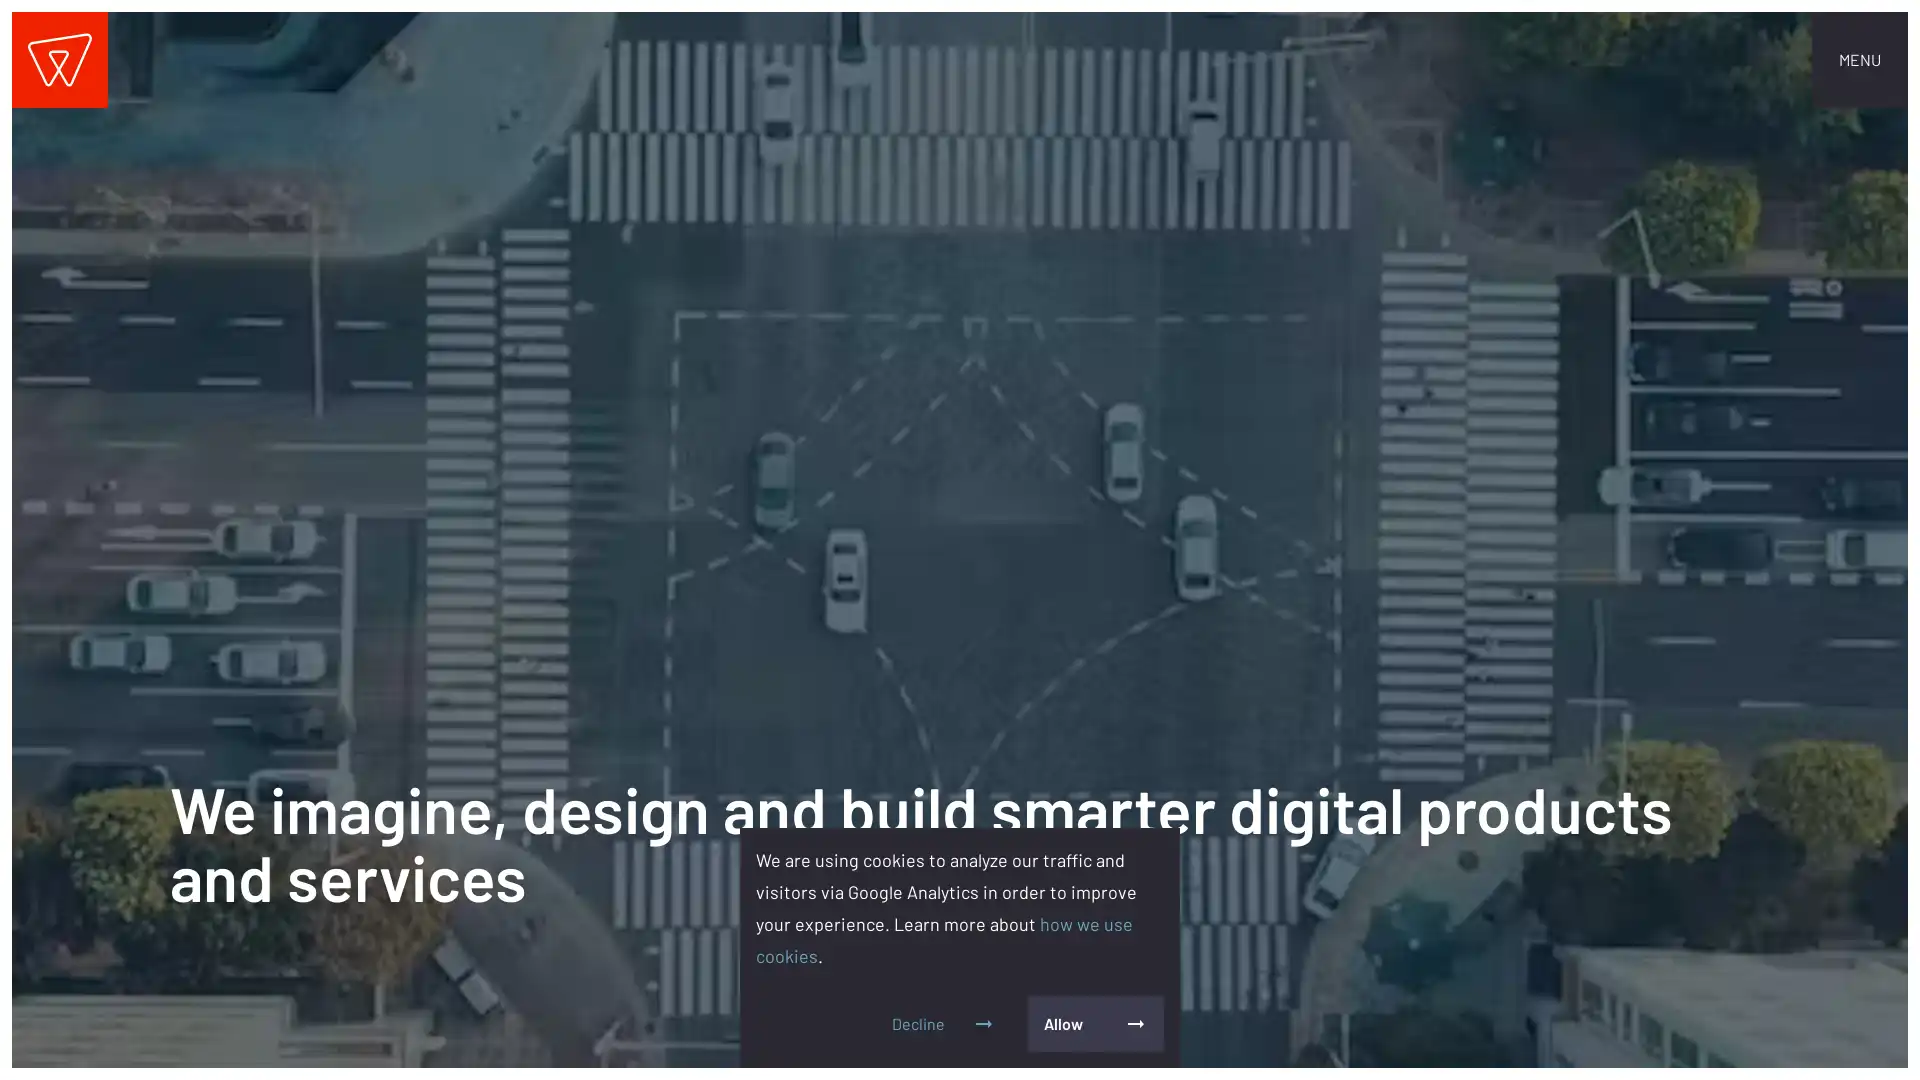  What do you see at coordinates (1094, 1023) in the screenshot?
I see `Allow` at bounding box center [1094, 1023].